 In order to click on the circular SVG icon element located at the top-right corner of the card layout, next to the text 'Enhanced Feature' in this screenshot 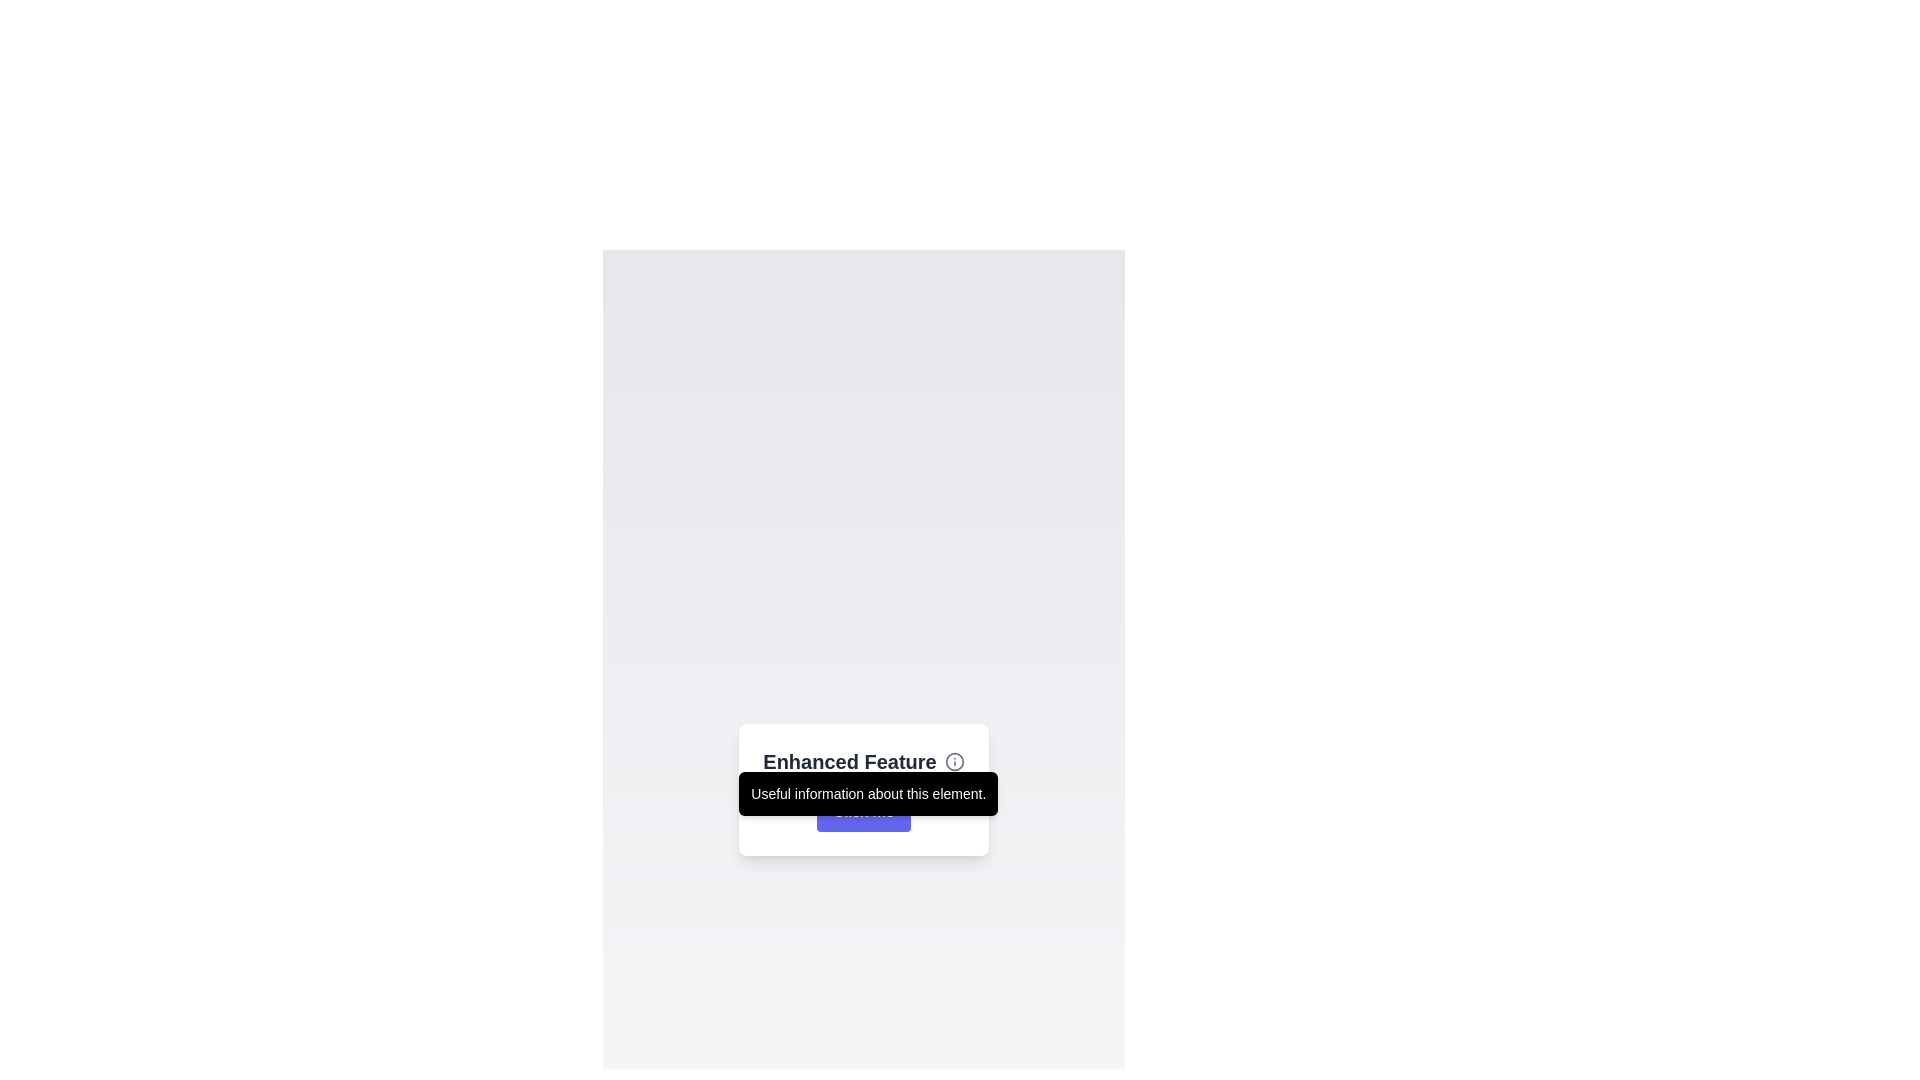, I will do `click(953, 762)`.